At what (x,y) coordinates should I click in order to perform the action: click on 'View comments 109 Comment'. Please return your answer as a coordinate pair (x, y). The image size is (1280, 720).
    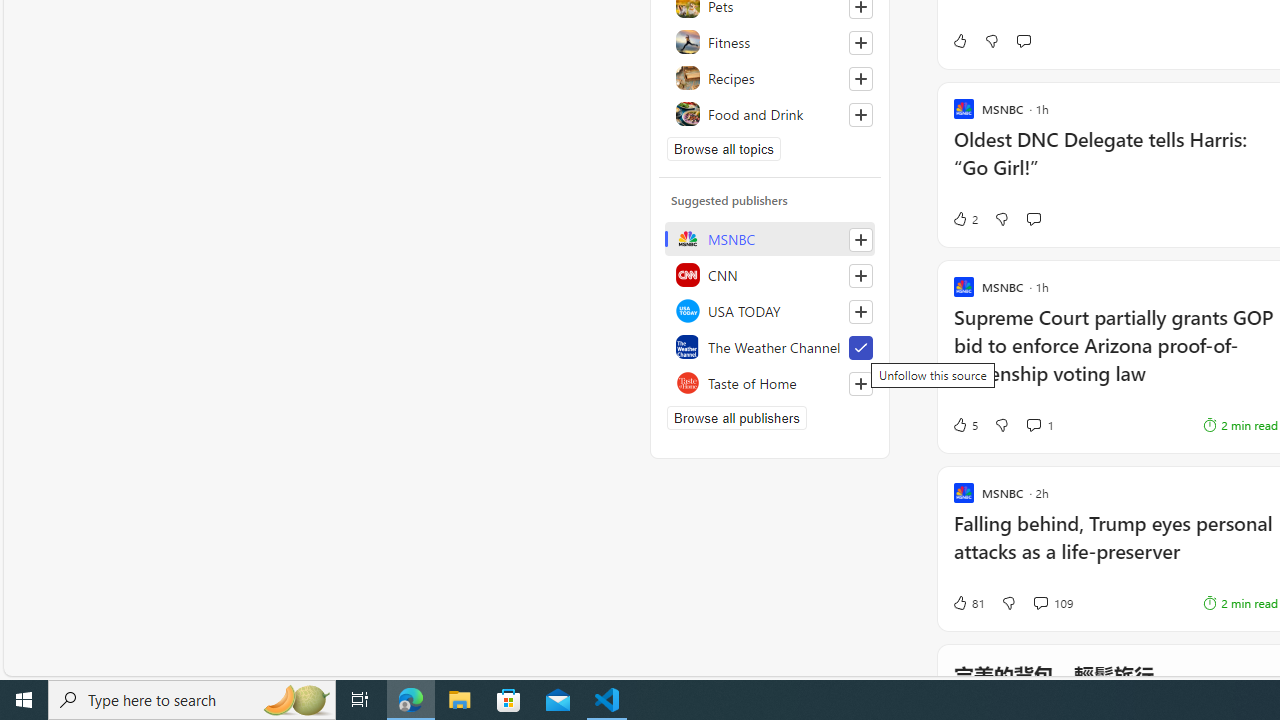
    Looking at the image, I should click on (1040, 602).